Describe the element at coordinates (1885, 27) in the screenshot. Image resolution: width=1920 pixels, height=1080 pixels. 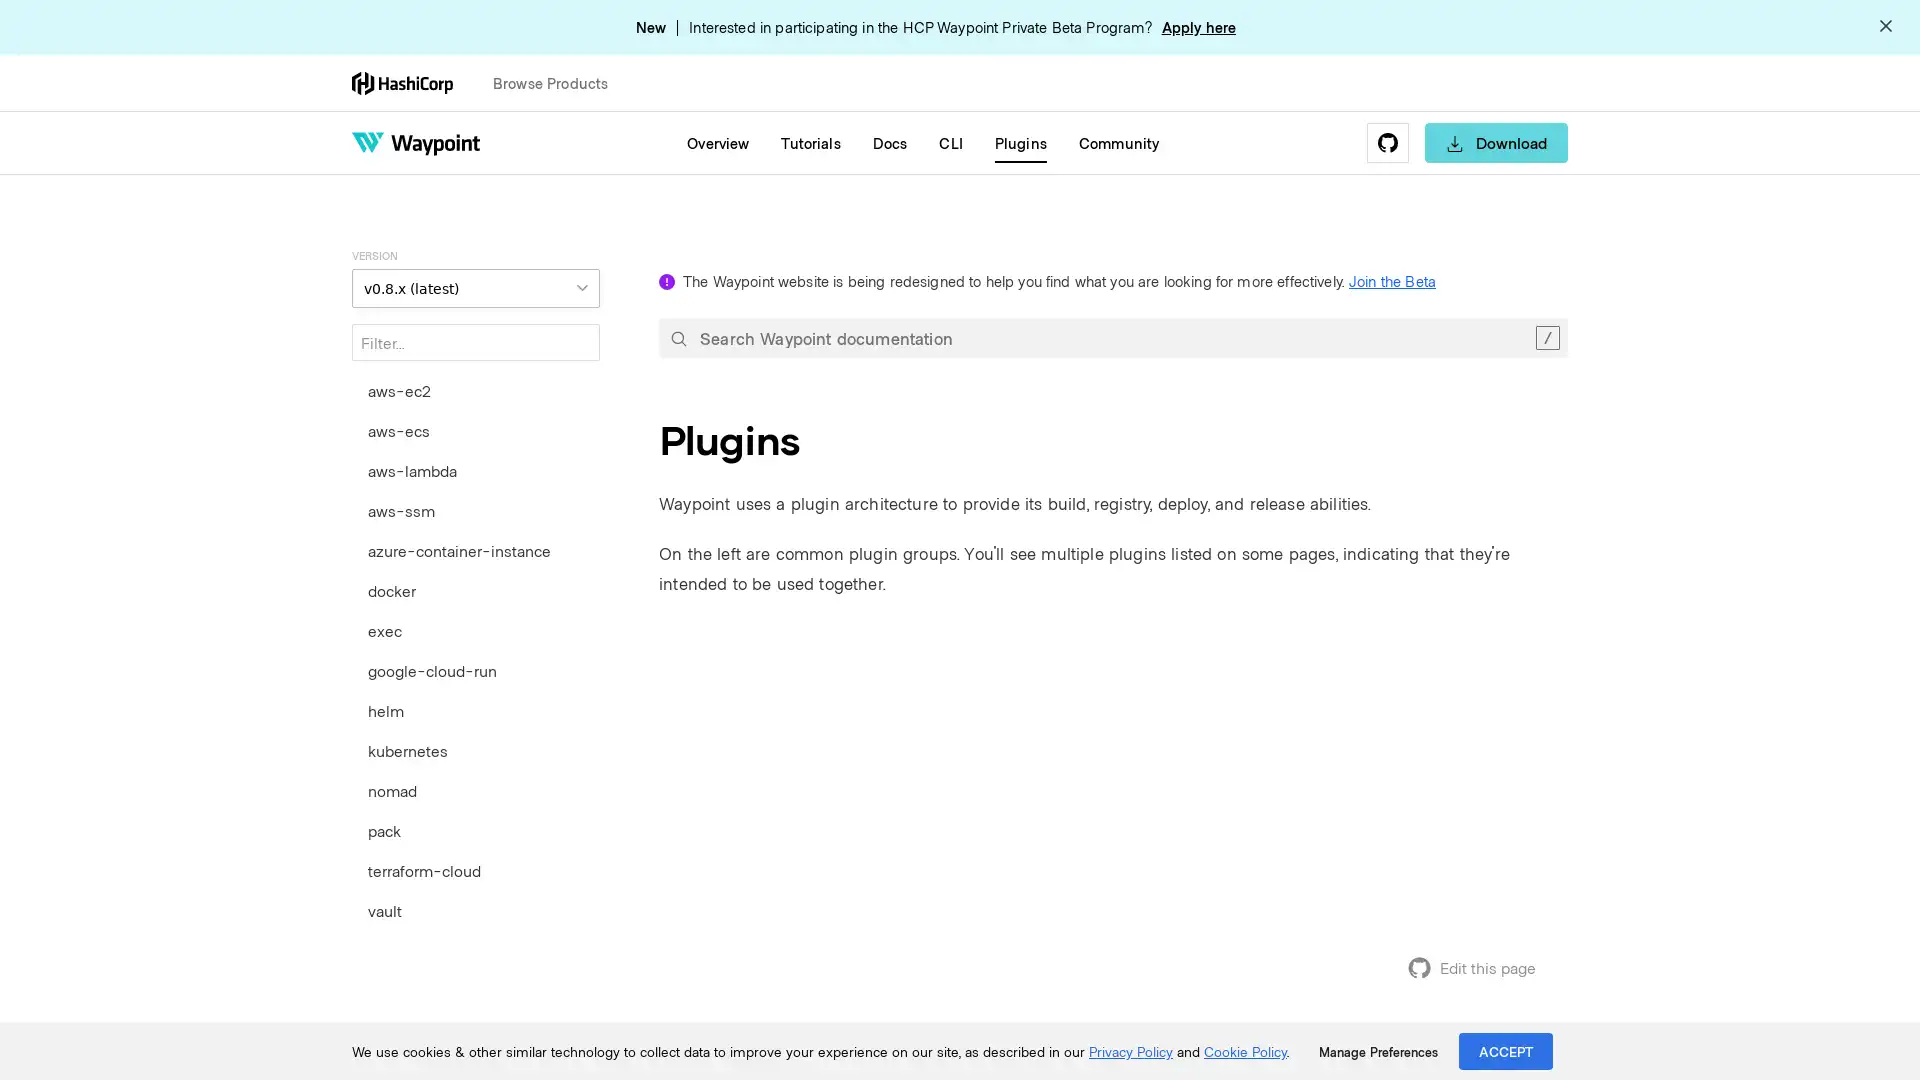
I see `Dismiss alert` at that location.